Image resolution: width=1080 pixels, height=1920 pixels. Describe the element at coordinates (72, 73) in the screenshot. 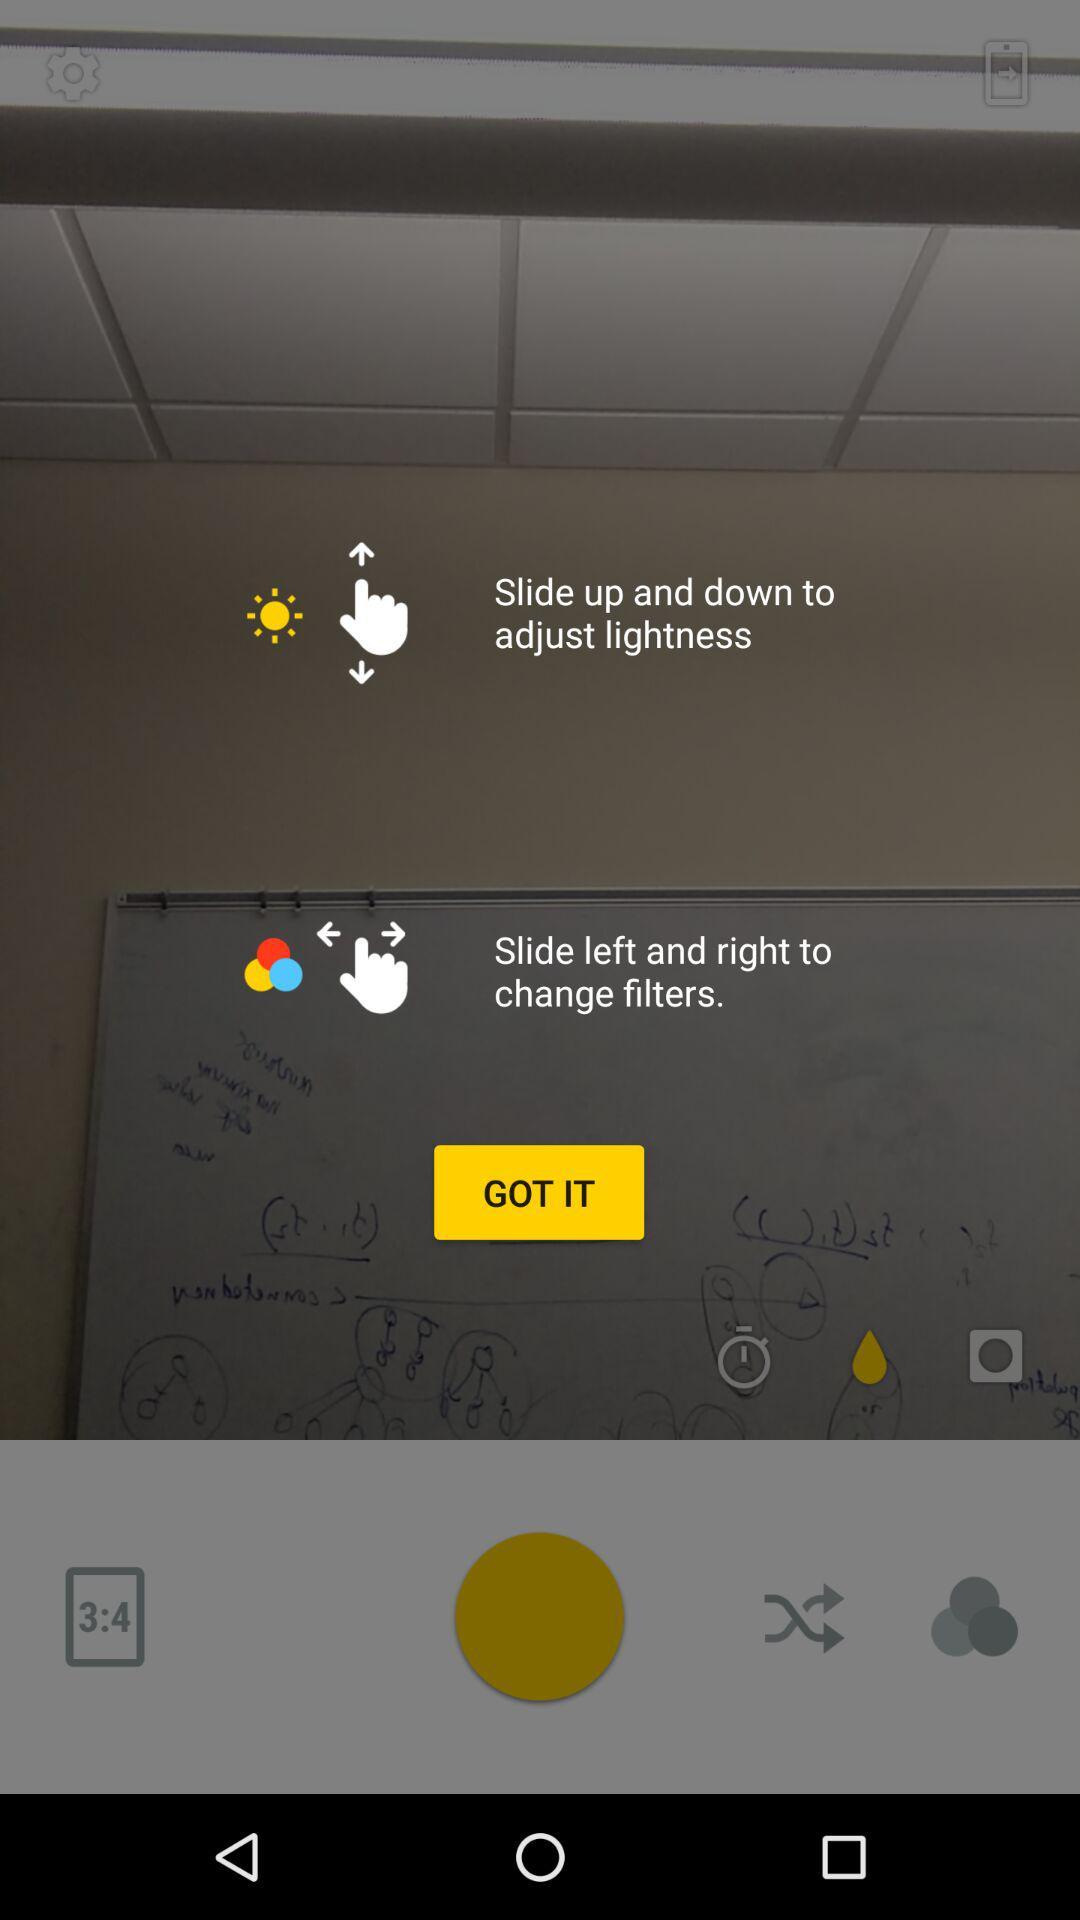

I see `open settings menu` at that location.